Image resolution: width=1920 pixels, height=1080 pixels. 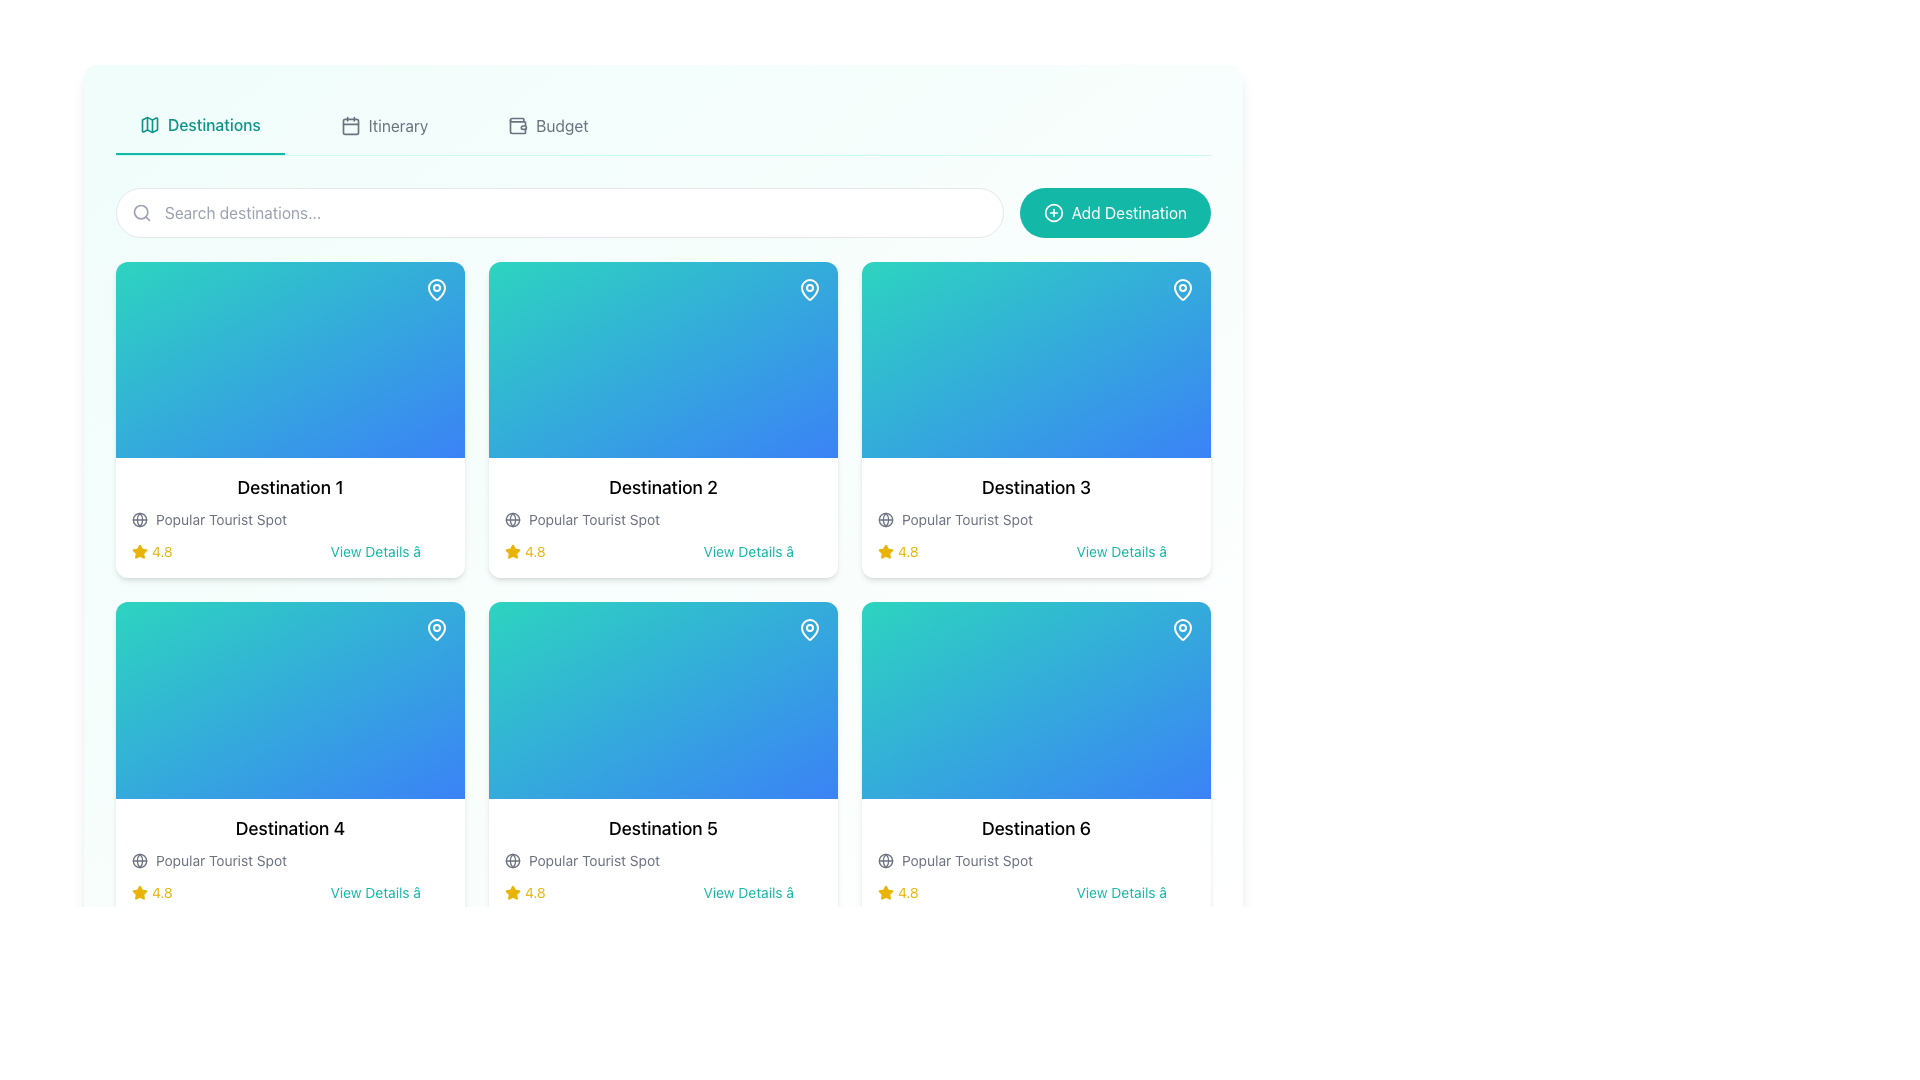 I want to click on title text located at the topmost position of the fourth card in the second row of a 3x2 grid layout, which serves as a descriptive label for the card's information, so click(x=289, y=828).